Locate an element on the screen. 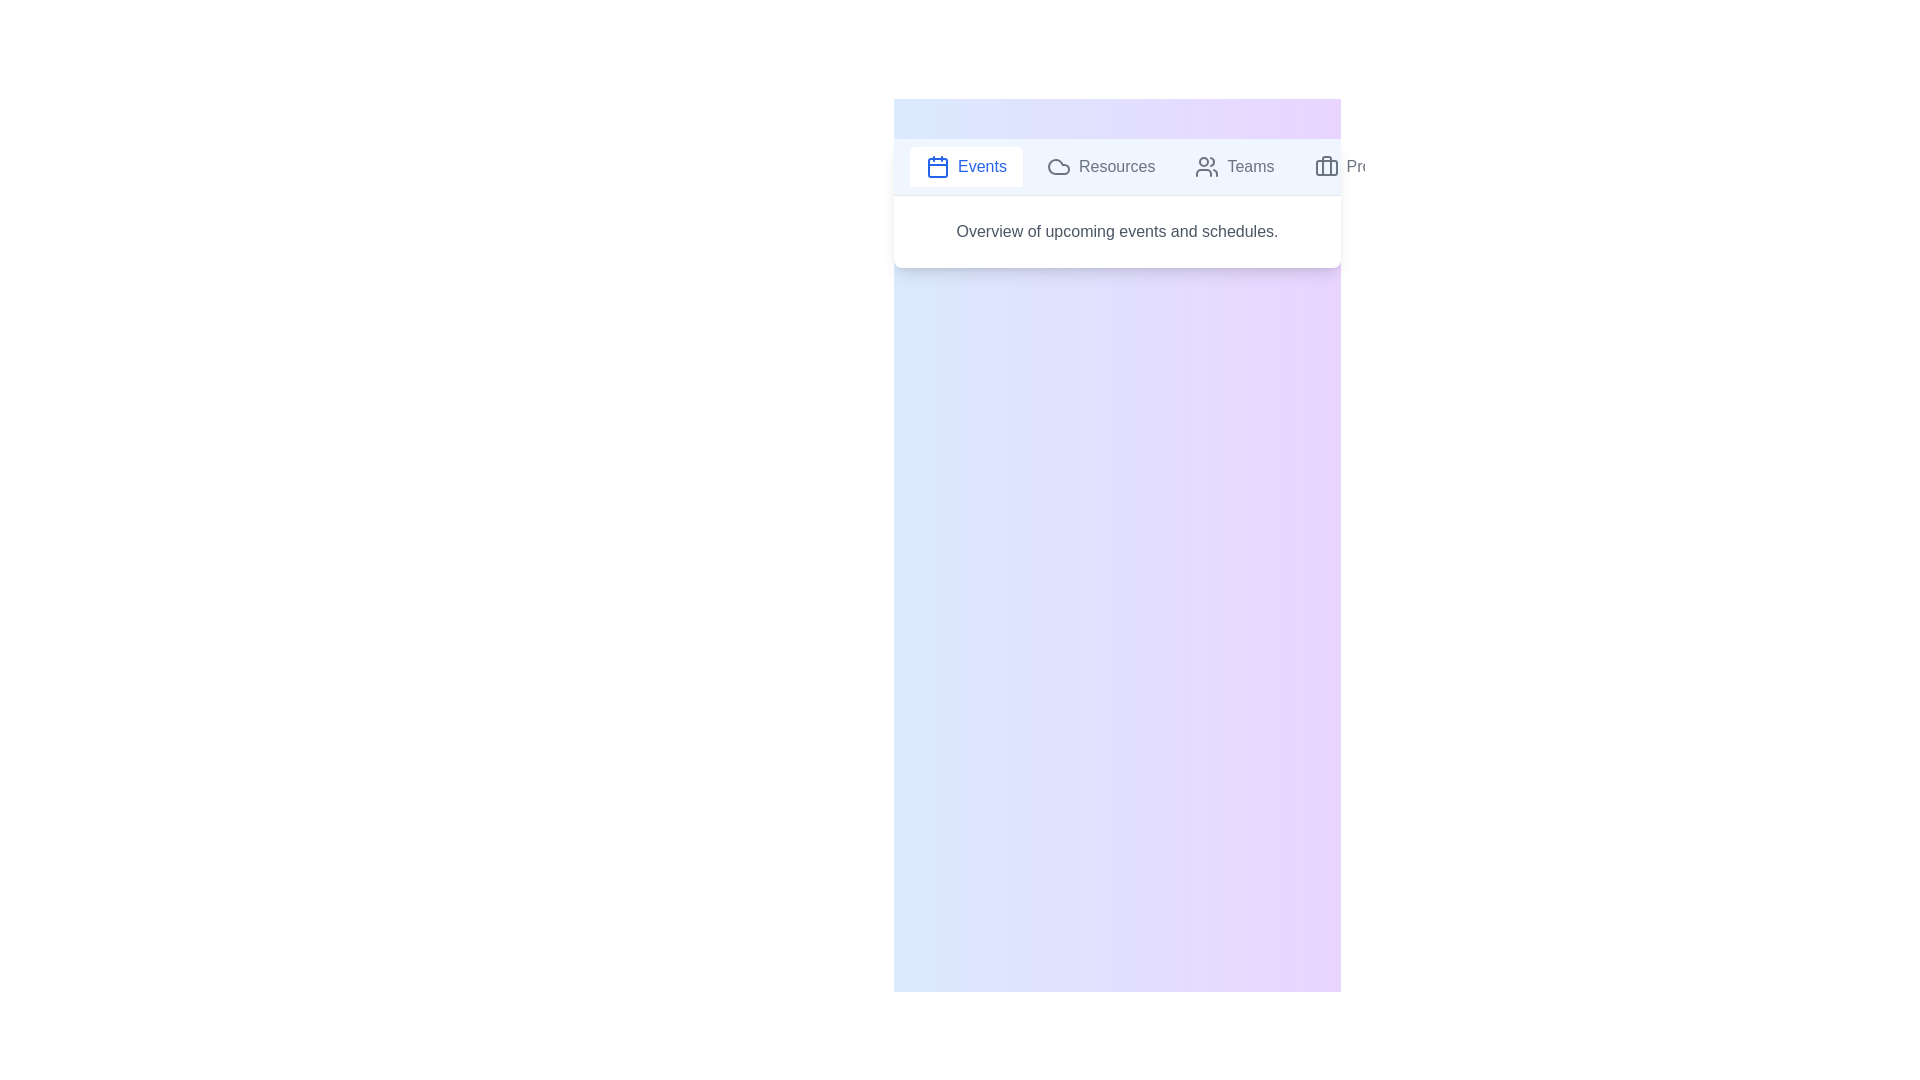 This screenshot has height=1080, width=1920. the tab labeled Teams to view its content is located at coordinates (1233, 165).